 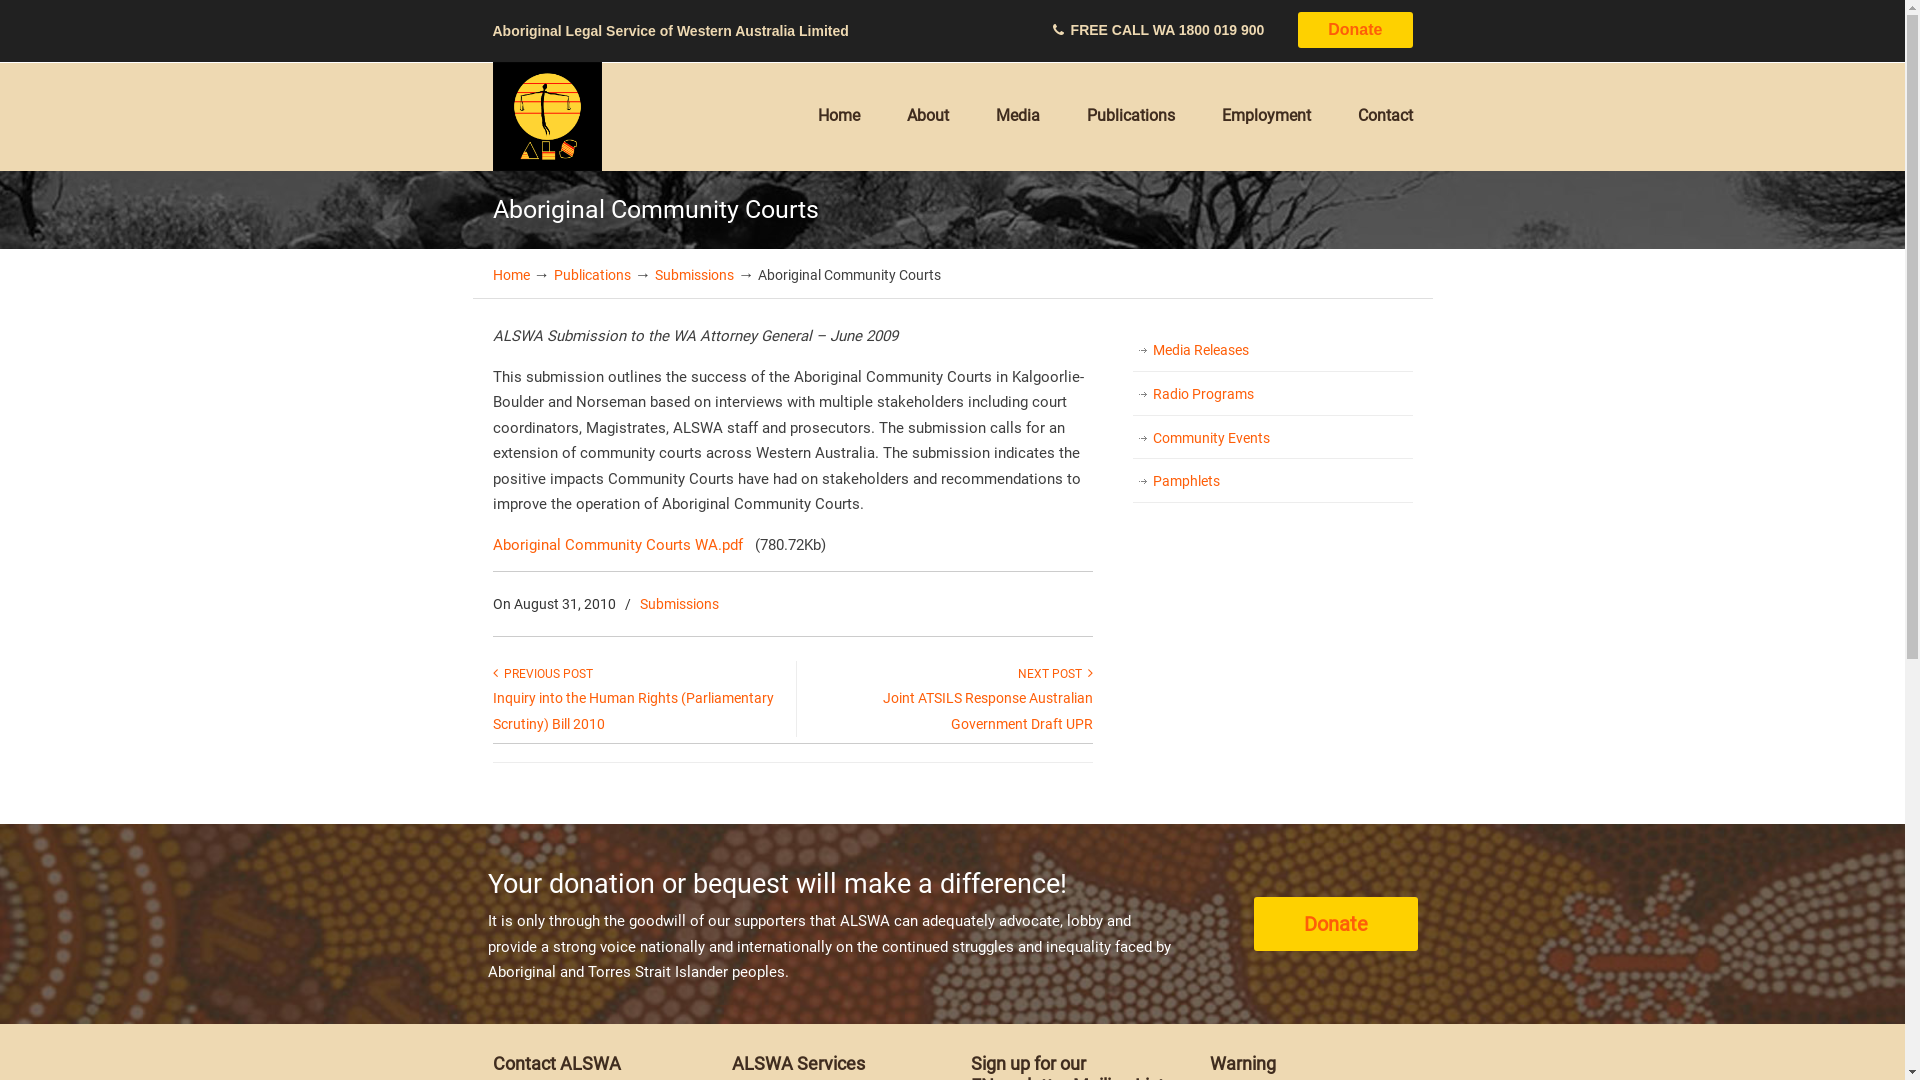 I want to click on 'Pamphlets', so click(x=1271, y=482).